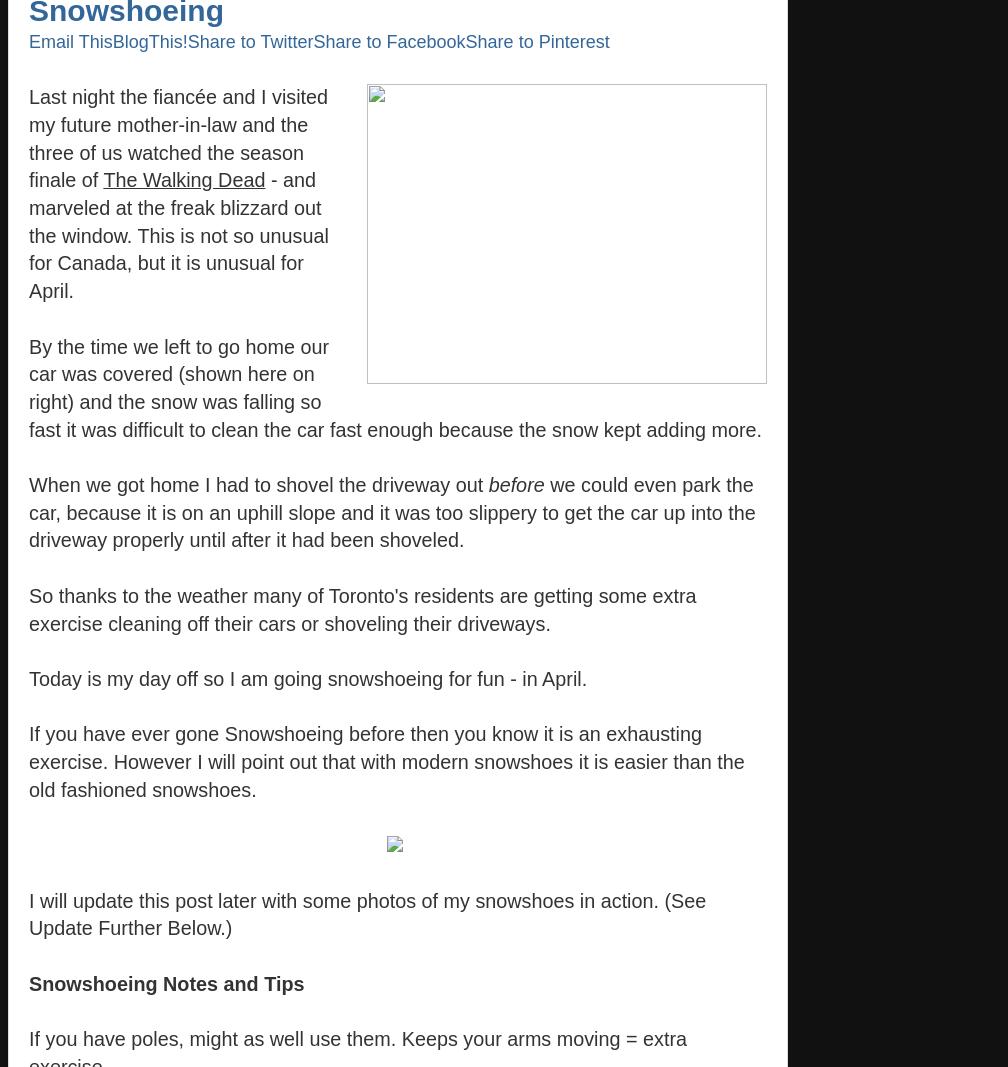 This screenshot has width=1008, height=1067. I want to click on 'BlogThis!', so click(149, 41).